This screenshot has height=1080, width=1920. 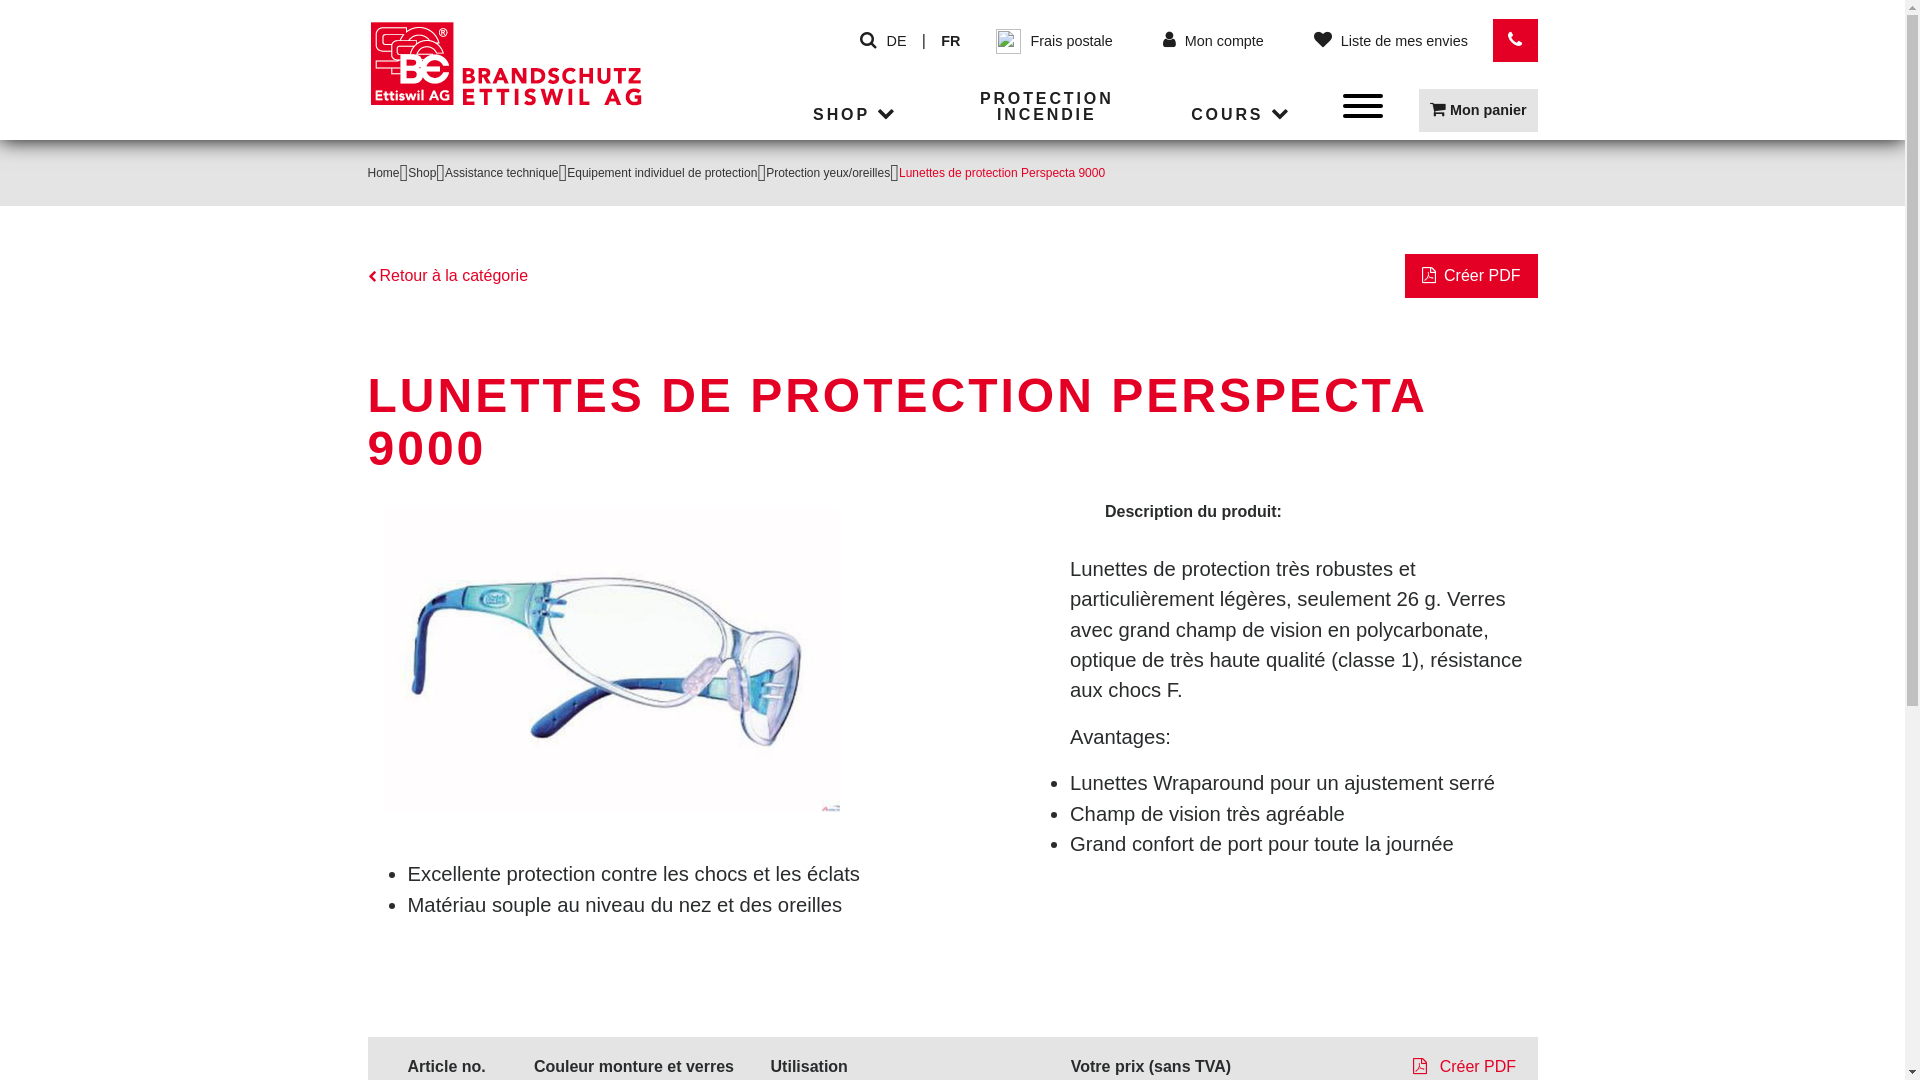 What do you see at coordinates (868, 41) in the screenshot?
I see `'Chercher'` at bounding box center [868, 41].